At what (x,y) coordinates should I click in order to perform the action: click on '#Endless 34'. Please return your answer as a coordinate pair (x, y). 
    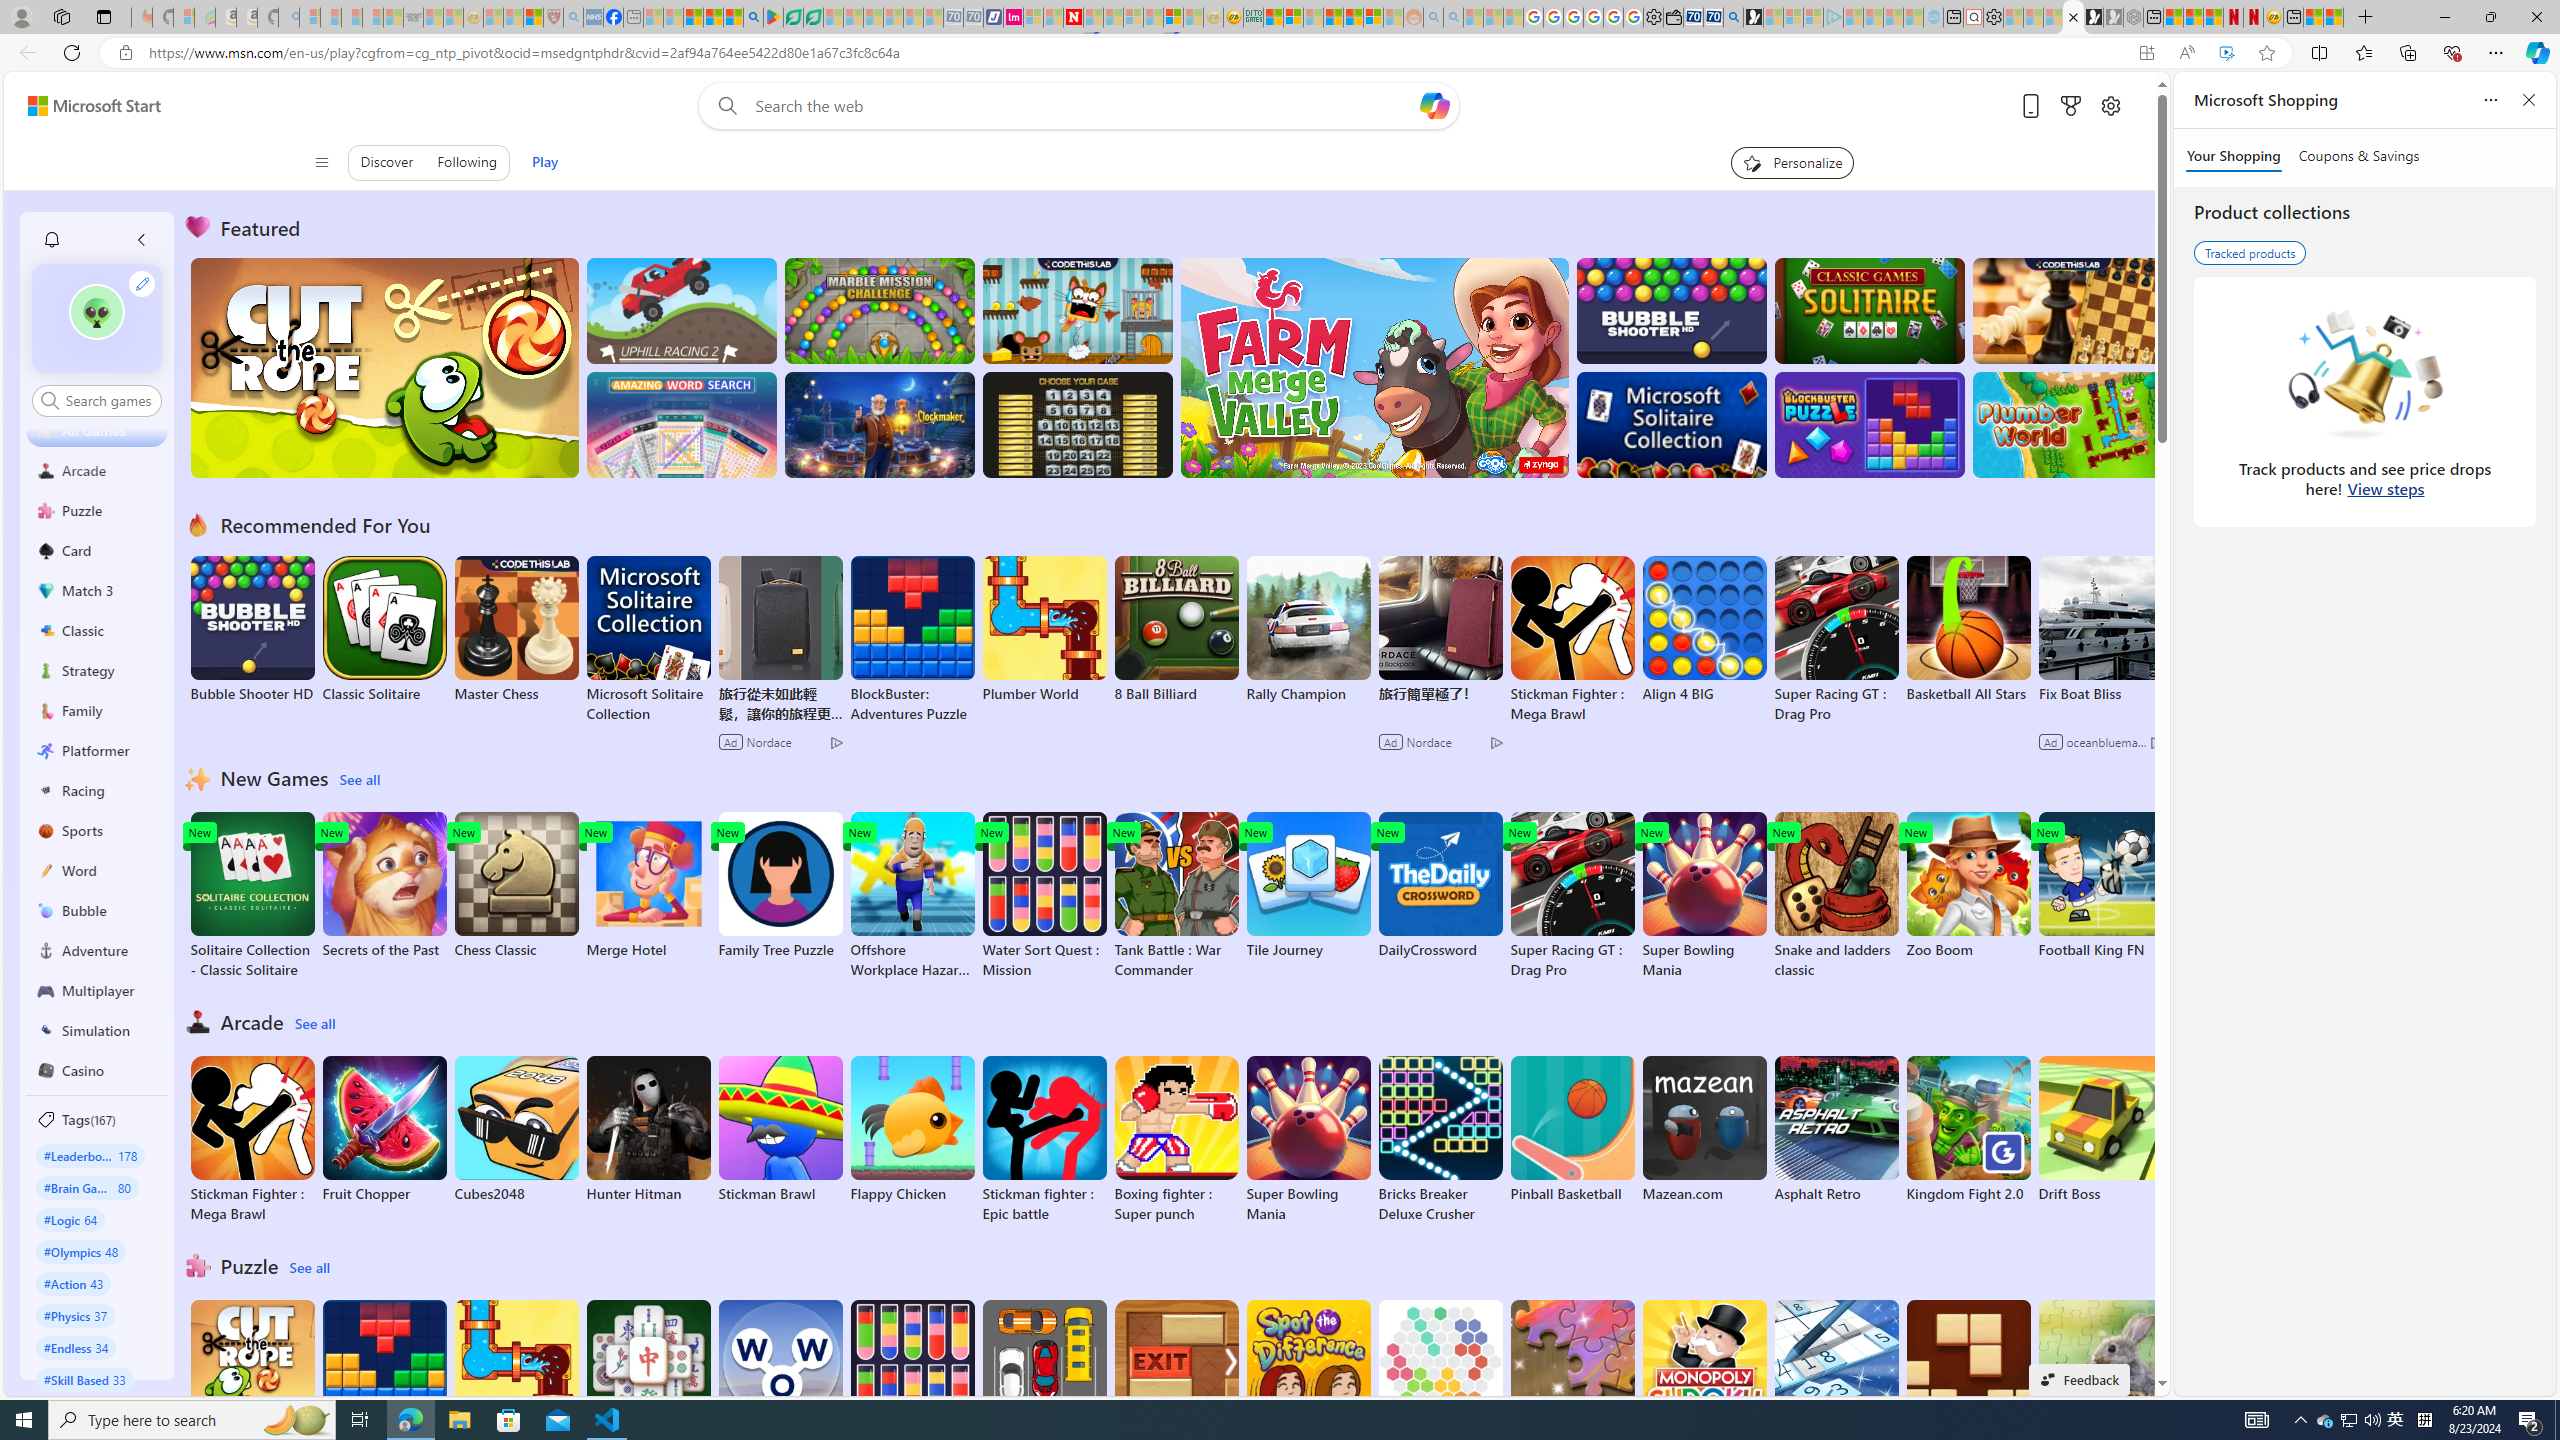
    Looking at the image, I should click on (76, 1347).